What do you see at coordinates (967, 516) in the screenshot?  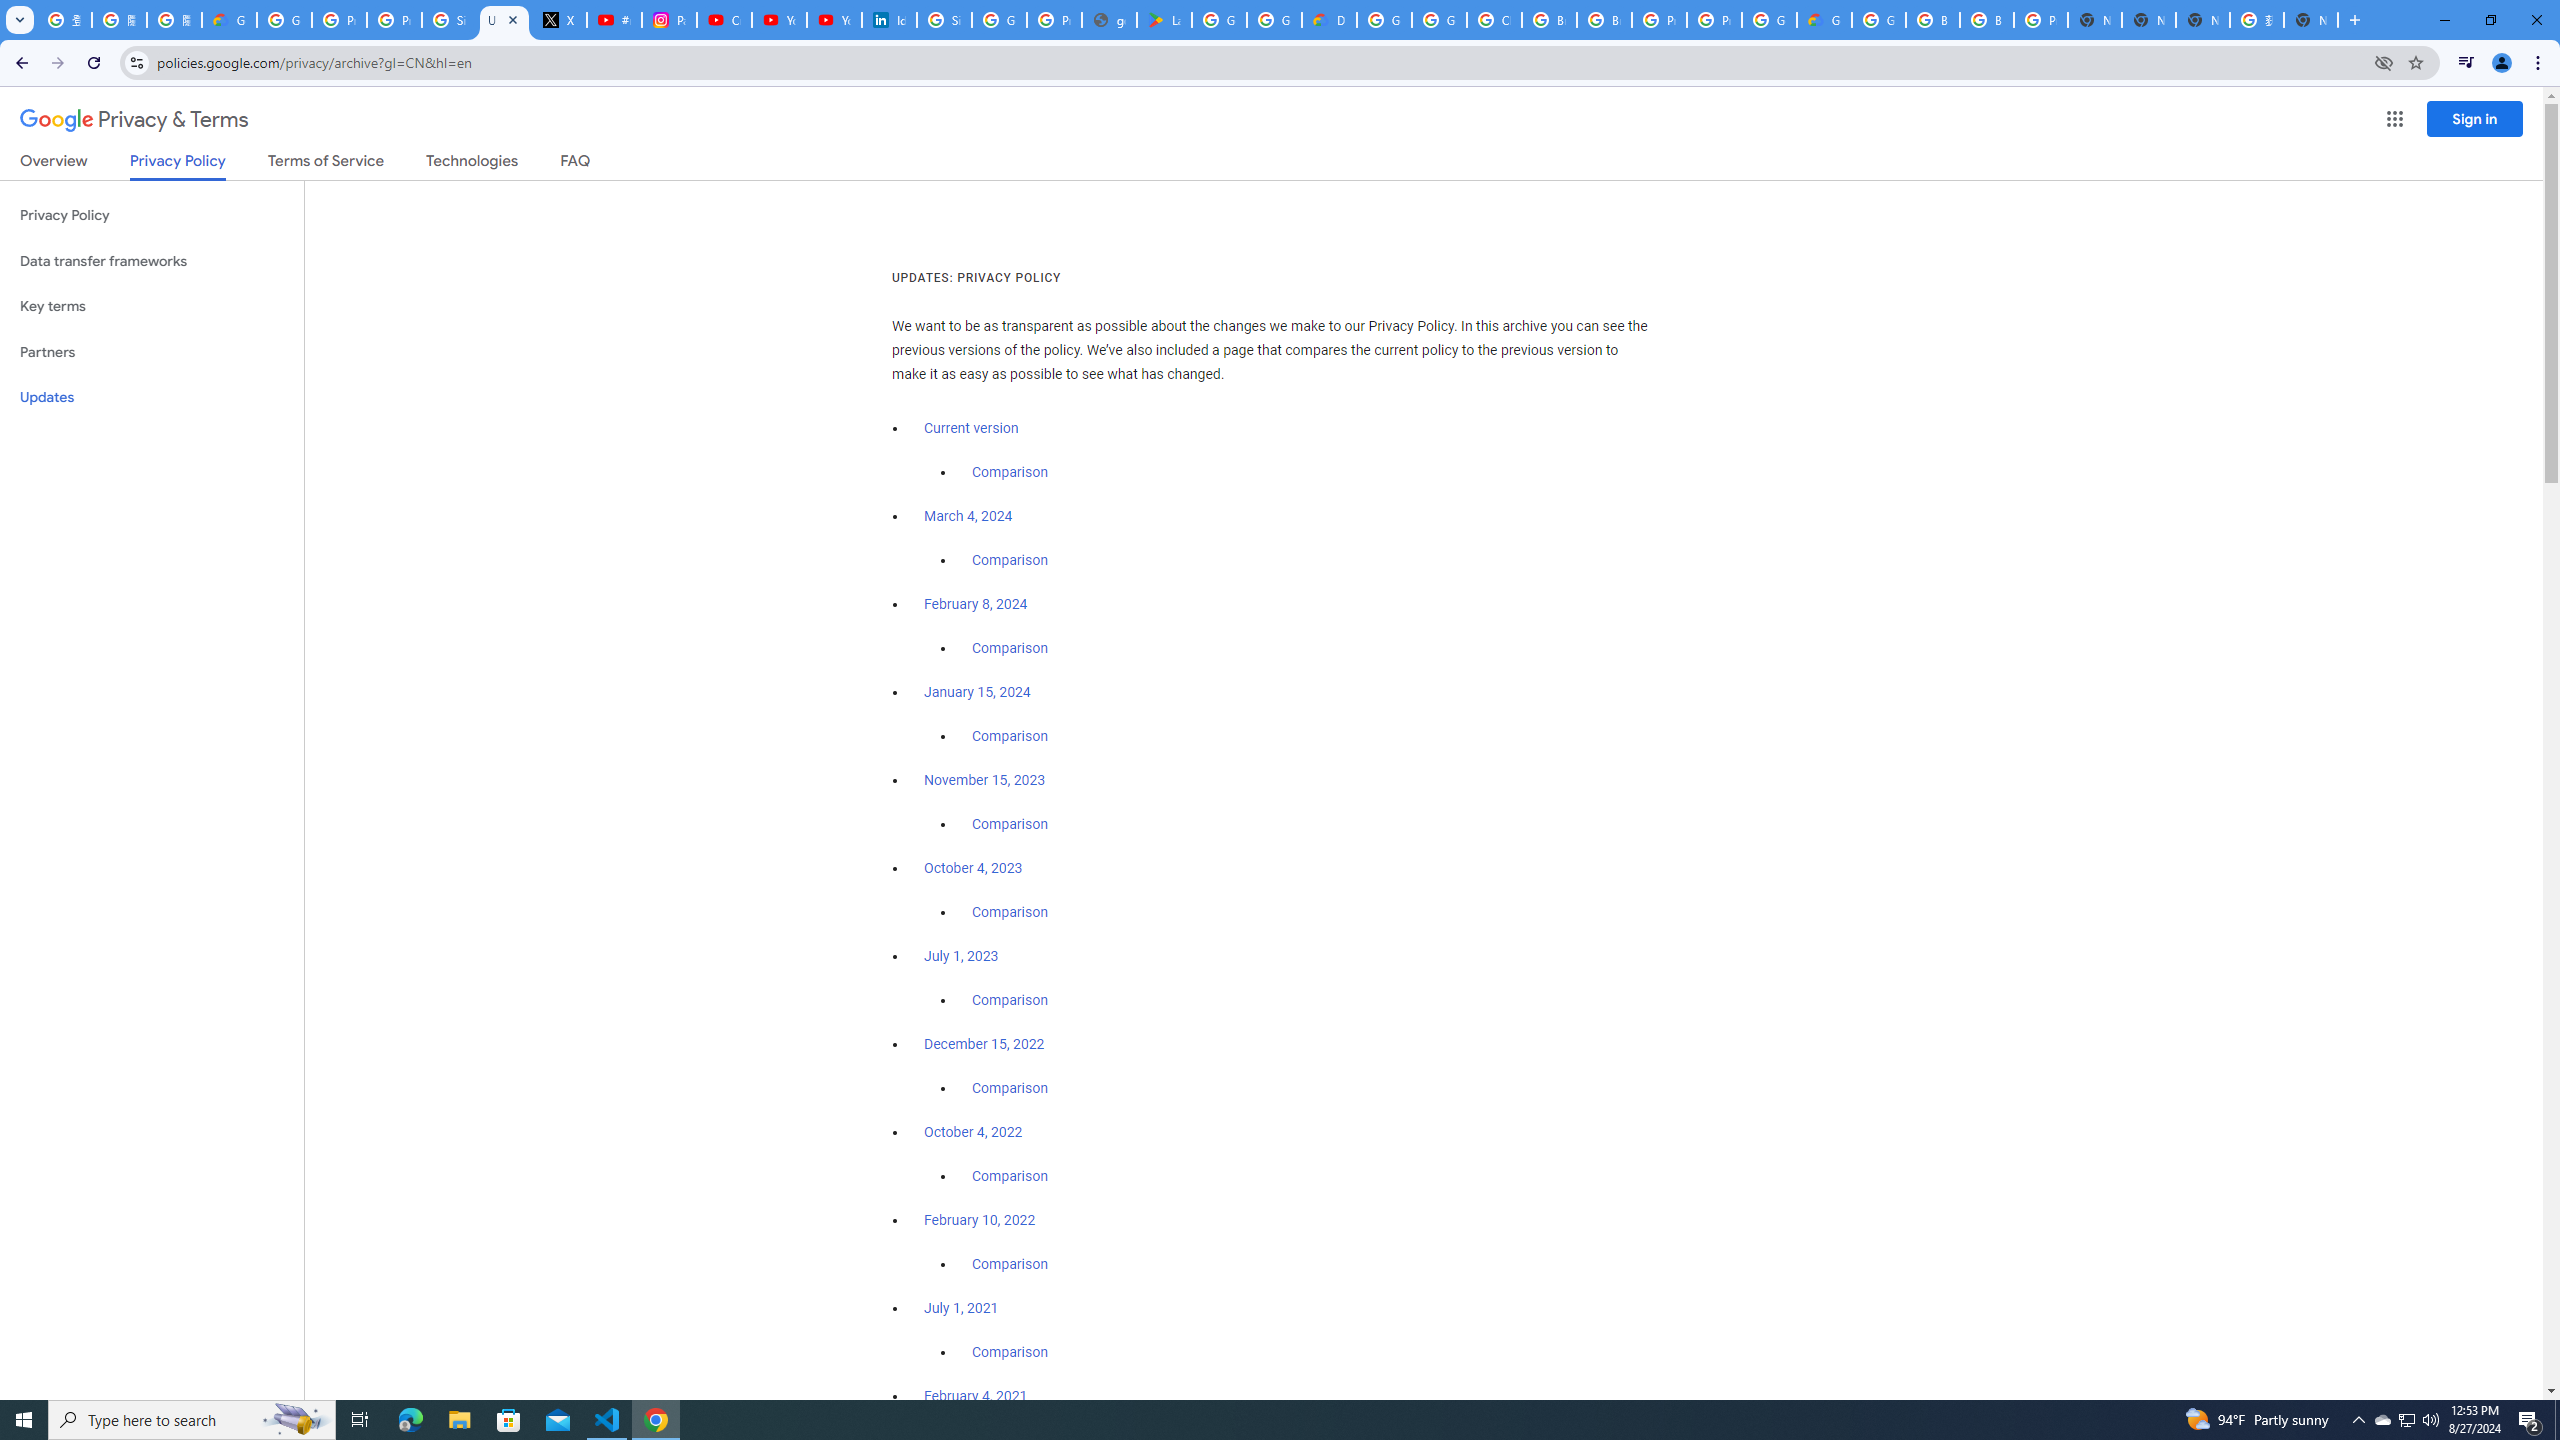 I see `'March 4, 2024'` at bounding box center [967, 516].